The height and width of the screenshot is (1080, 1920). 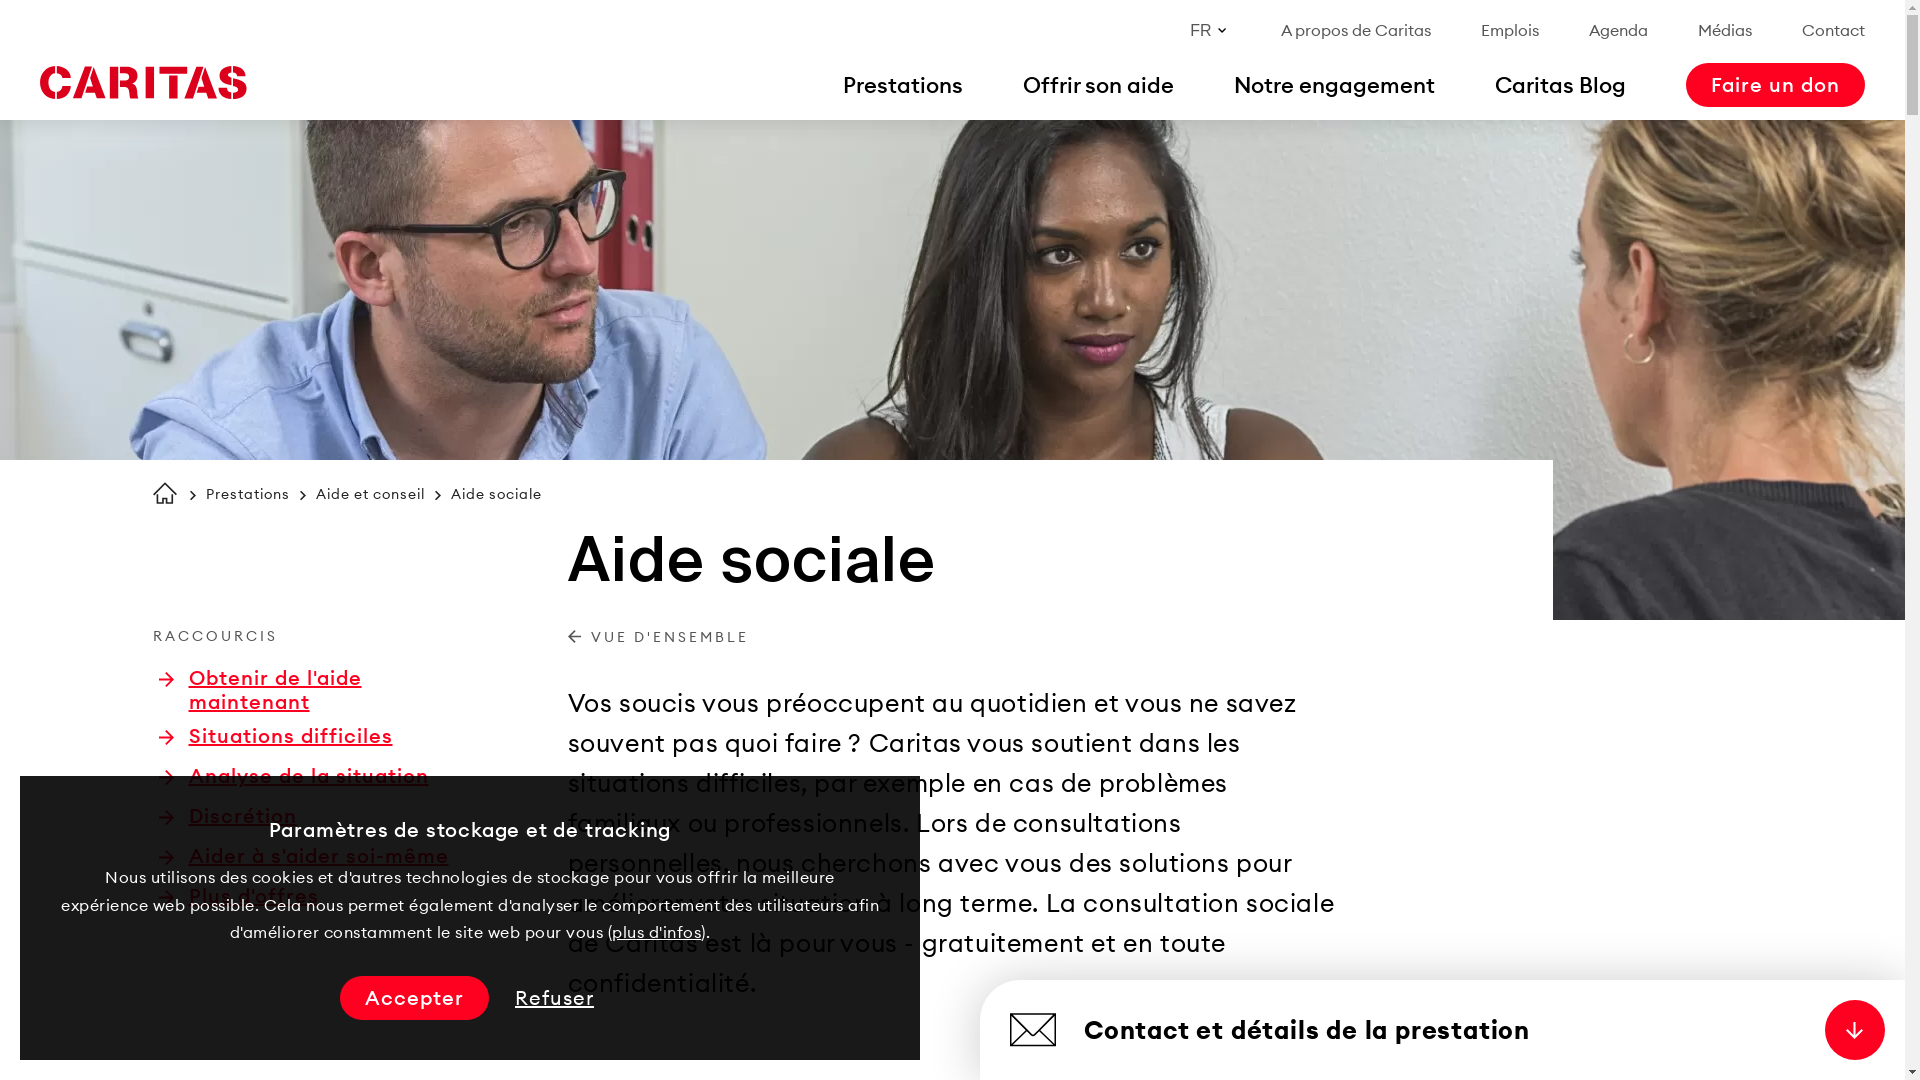 I want to click on 'A propos de Caritas', so click(x=1356, y=30).